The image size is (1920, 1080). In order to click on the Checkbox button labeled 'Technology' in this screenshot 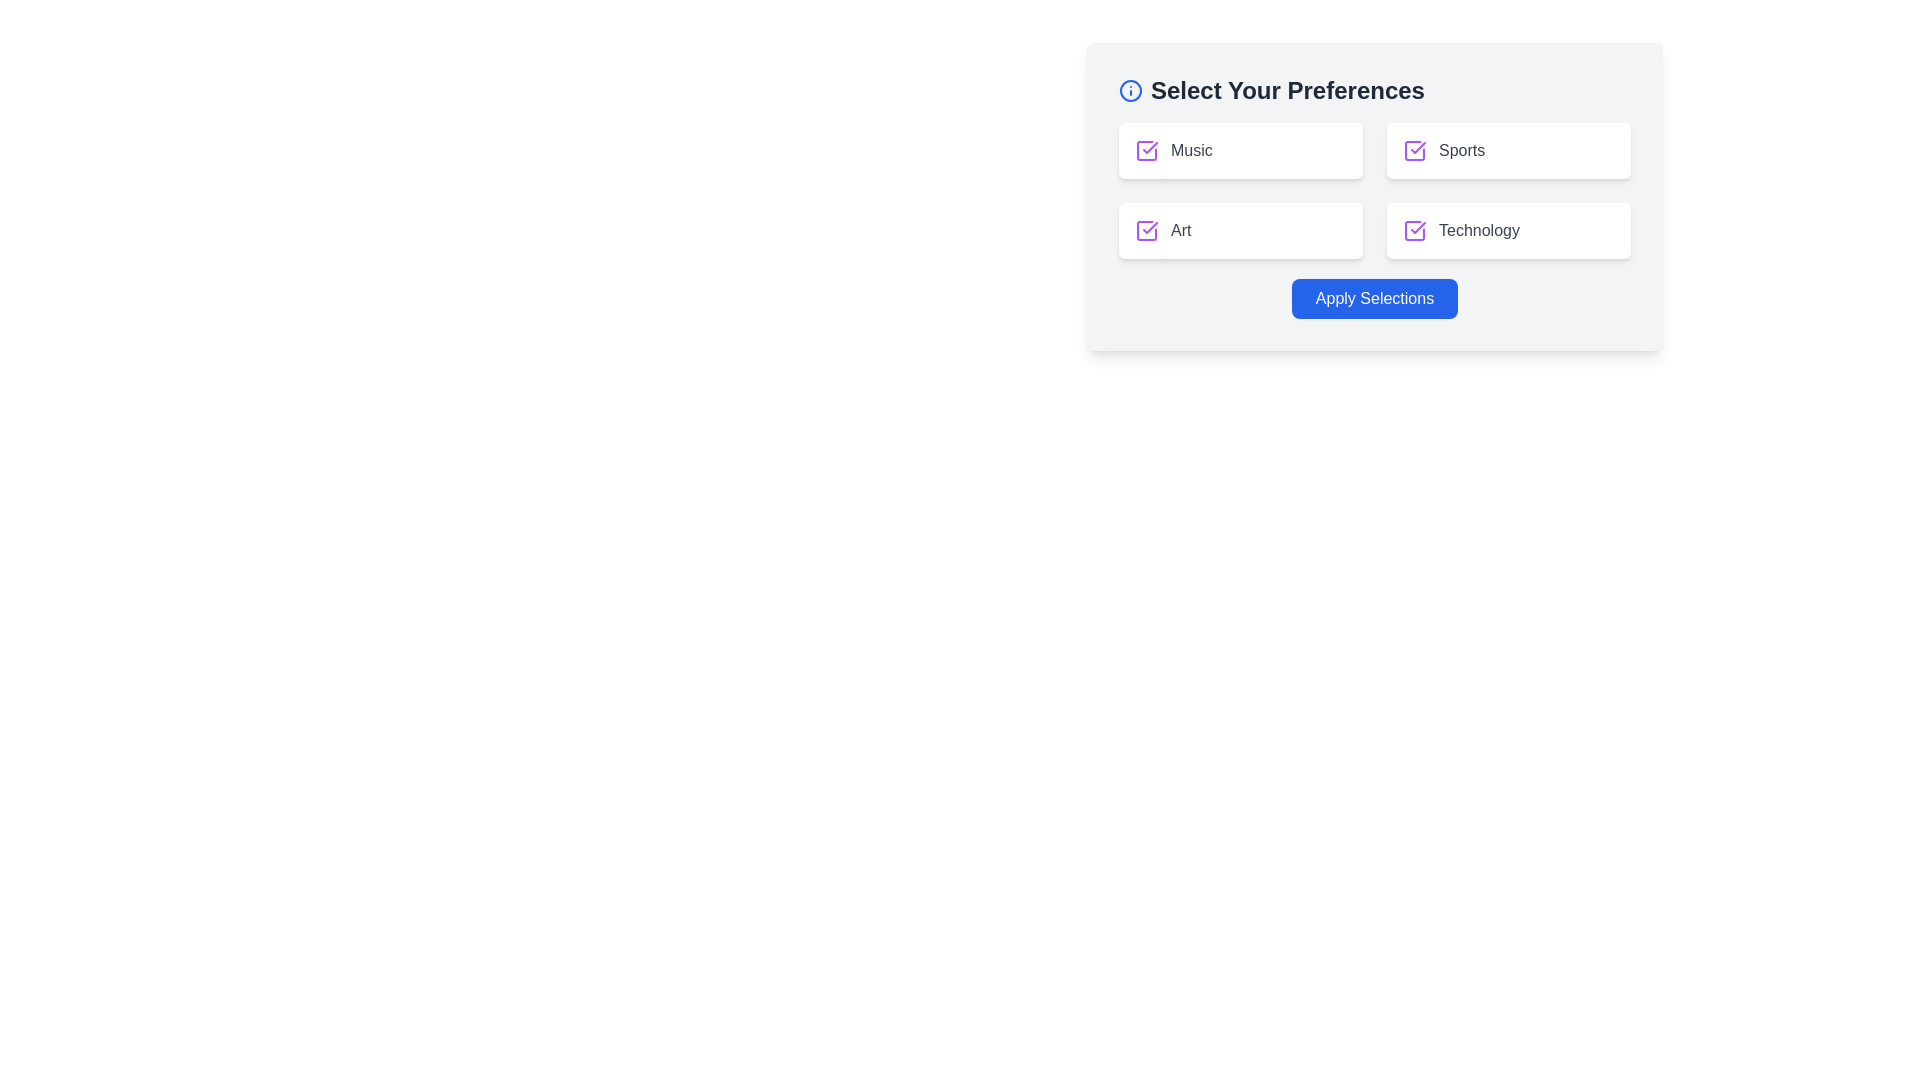, I will do `click(1508, 230)`.